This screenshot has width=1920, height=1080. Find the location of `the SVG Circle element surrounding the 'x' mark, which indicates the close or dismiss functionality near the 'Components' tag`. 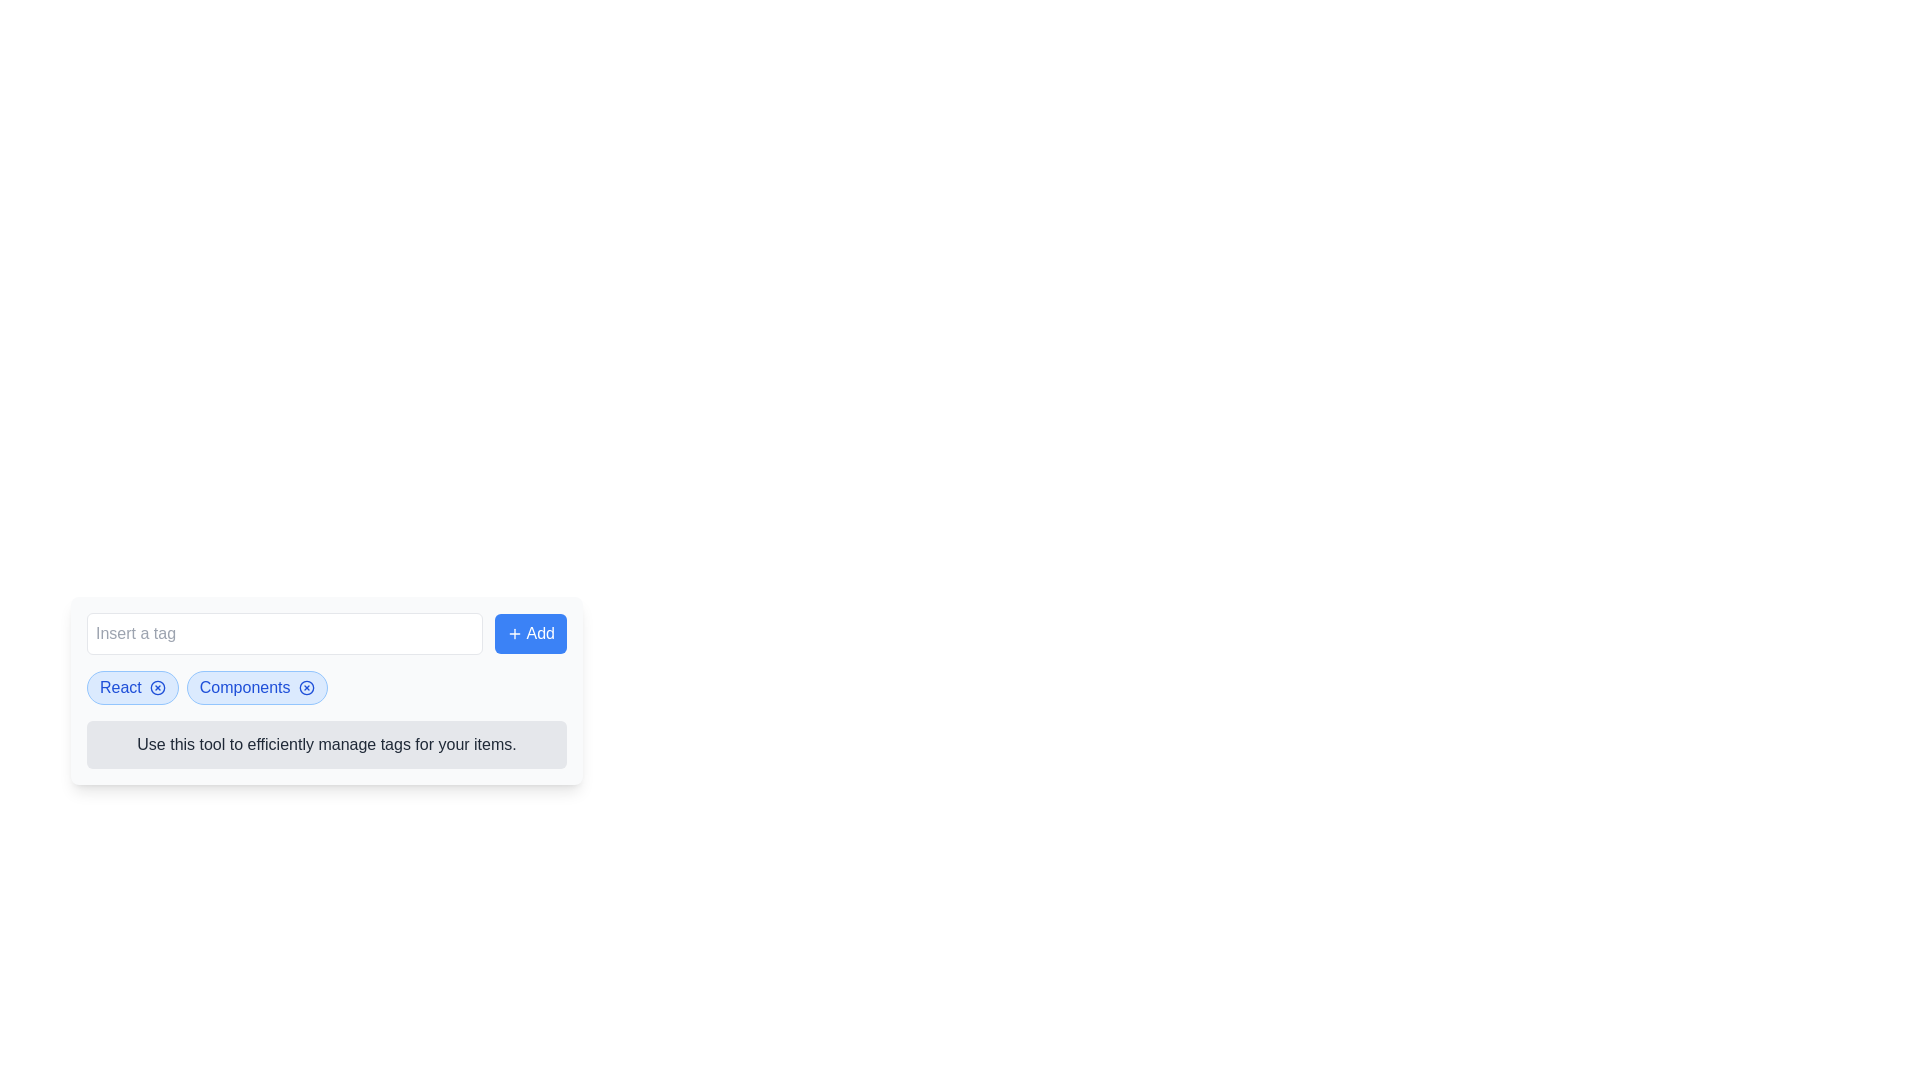

the SVG Circle element surrounding the 'x' mark, which indicates the close or dismiss functionality near the 'Components' tag is located at coordinates (305, 686).